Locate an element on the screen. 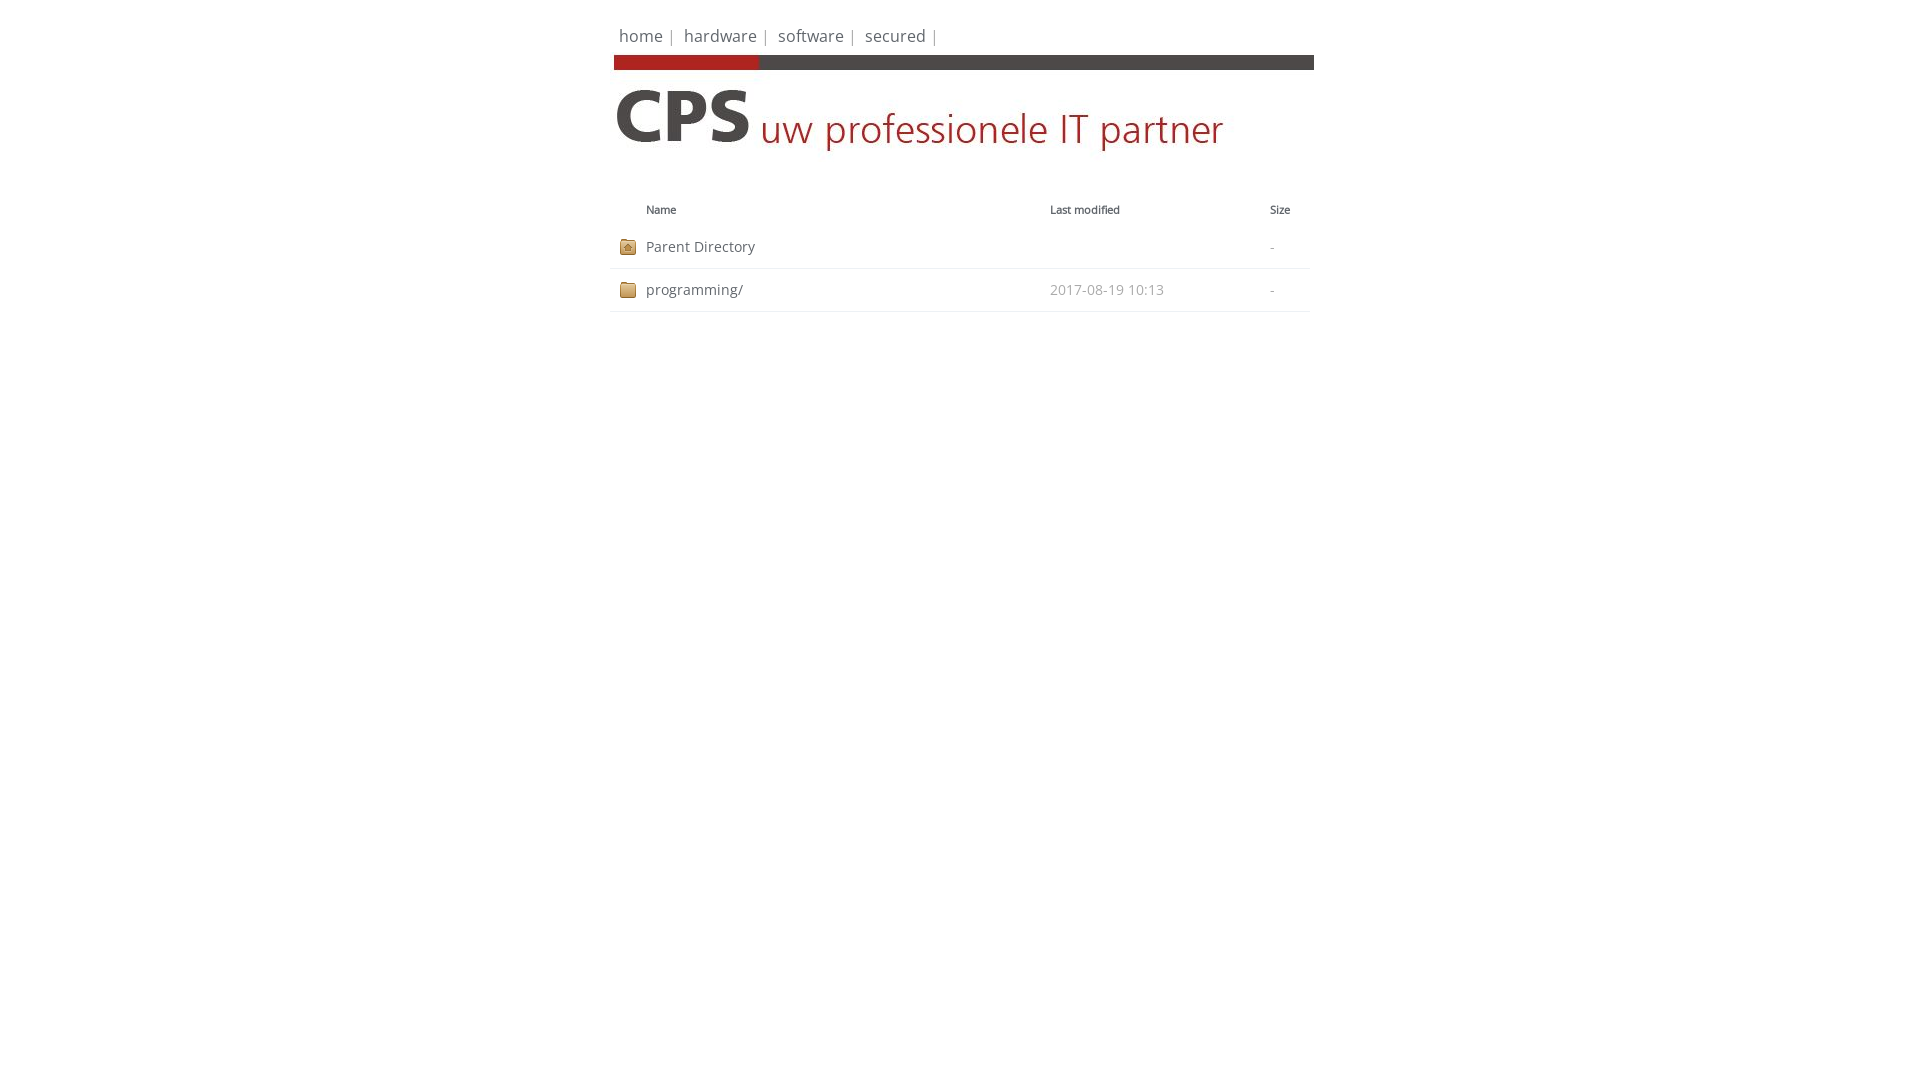  'Parent Directory' is located at coordinates (848, 245).